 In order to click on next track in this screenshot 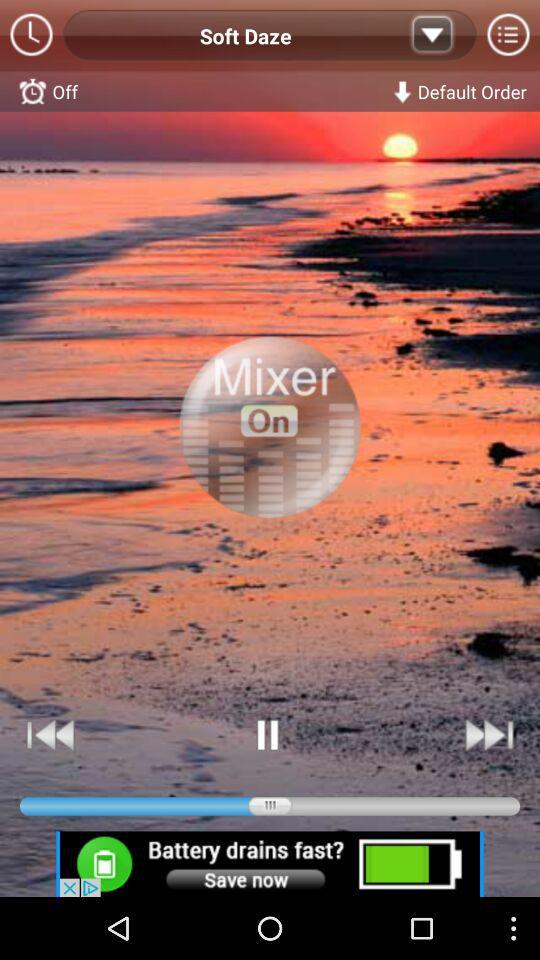, I will do `click(487, 734)`.